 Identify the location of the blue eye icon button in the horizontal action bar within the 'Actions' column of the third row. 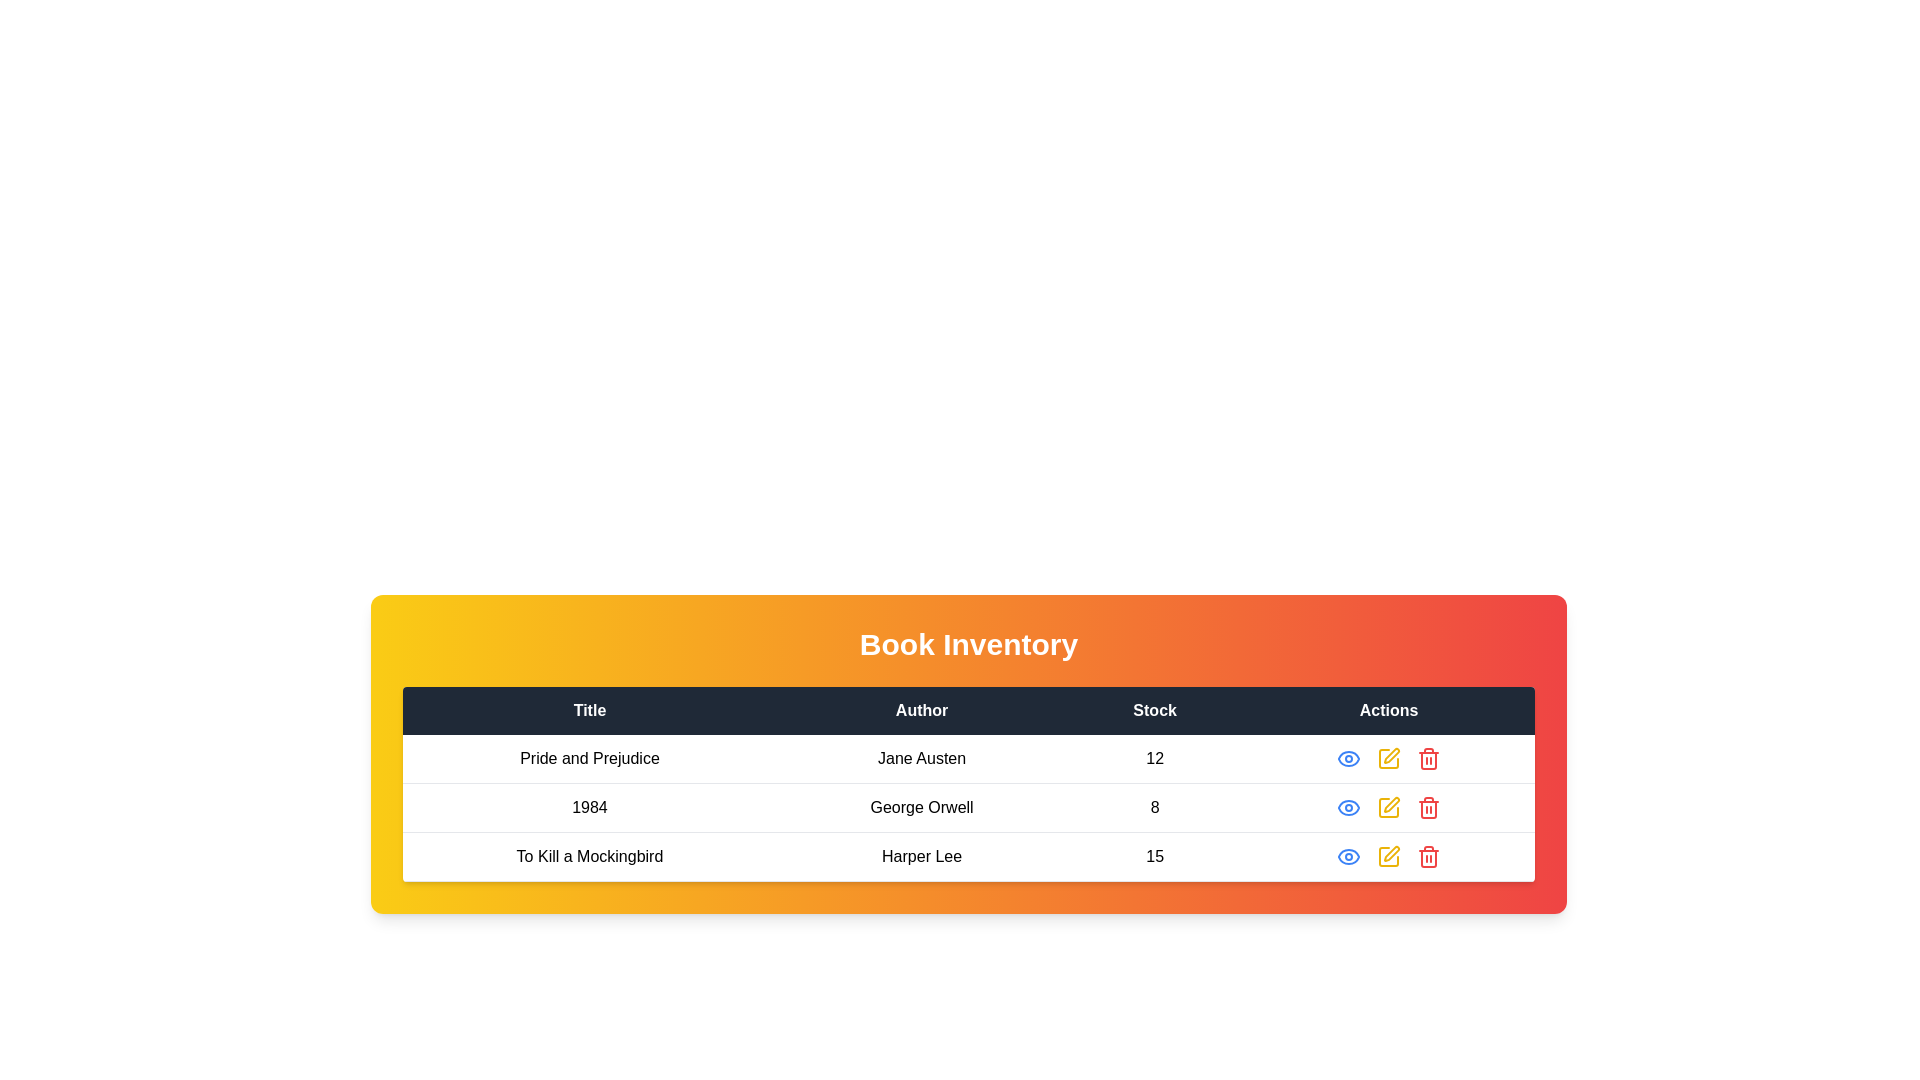
(1348, 855).